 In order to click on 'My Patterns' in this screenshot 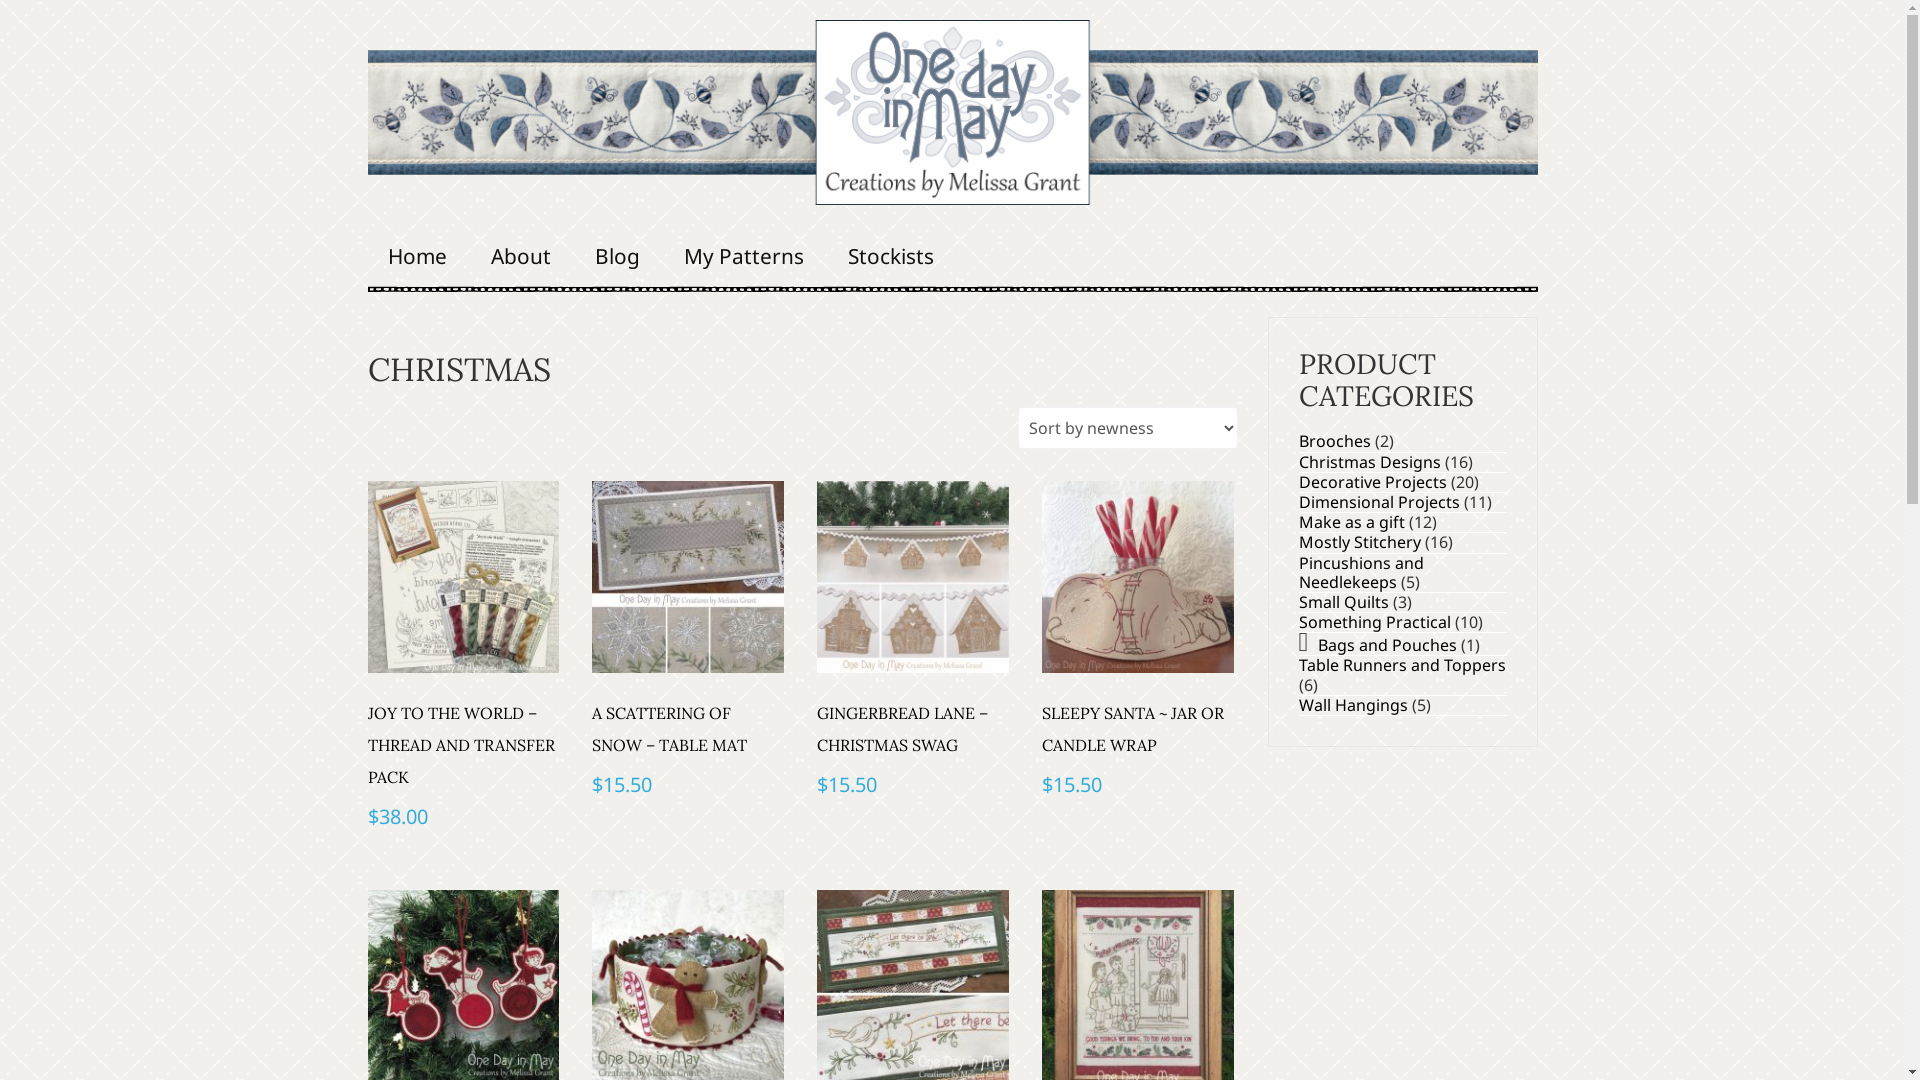, I will do `click(743, 254)`.